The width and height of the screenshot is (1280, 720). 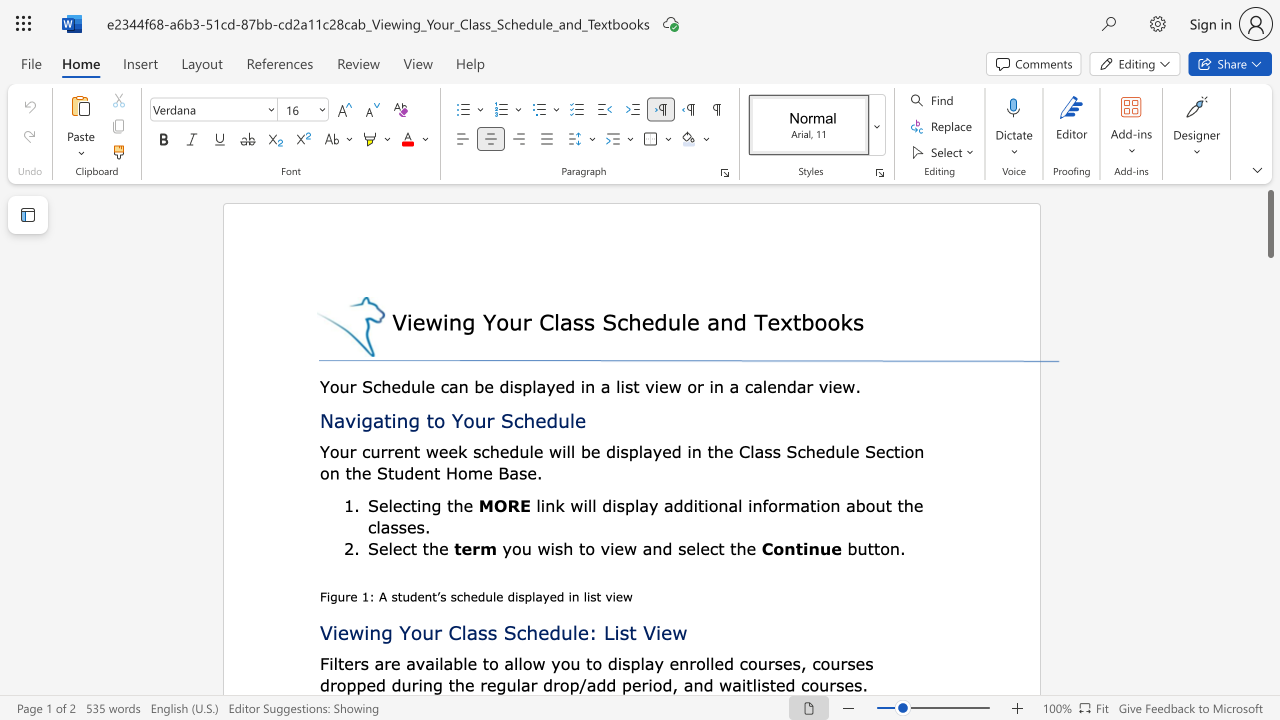 I want to click on the scrollbar on the right to move the page downward, so click(x=1269, y=418).